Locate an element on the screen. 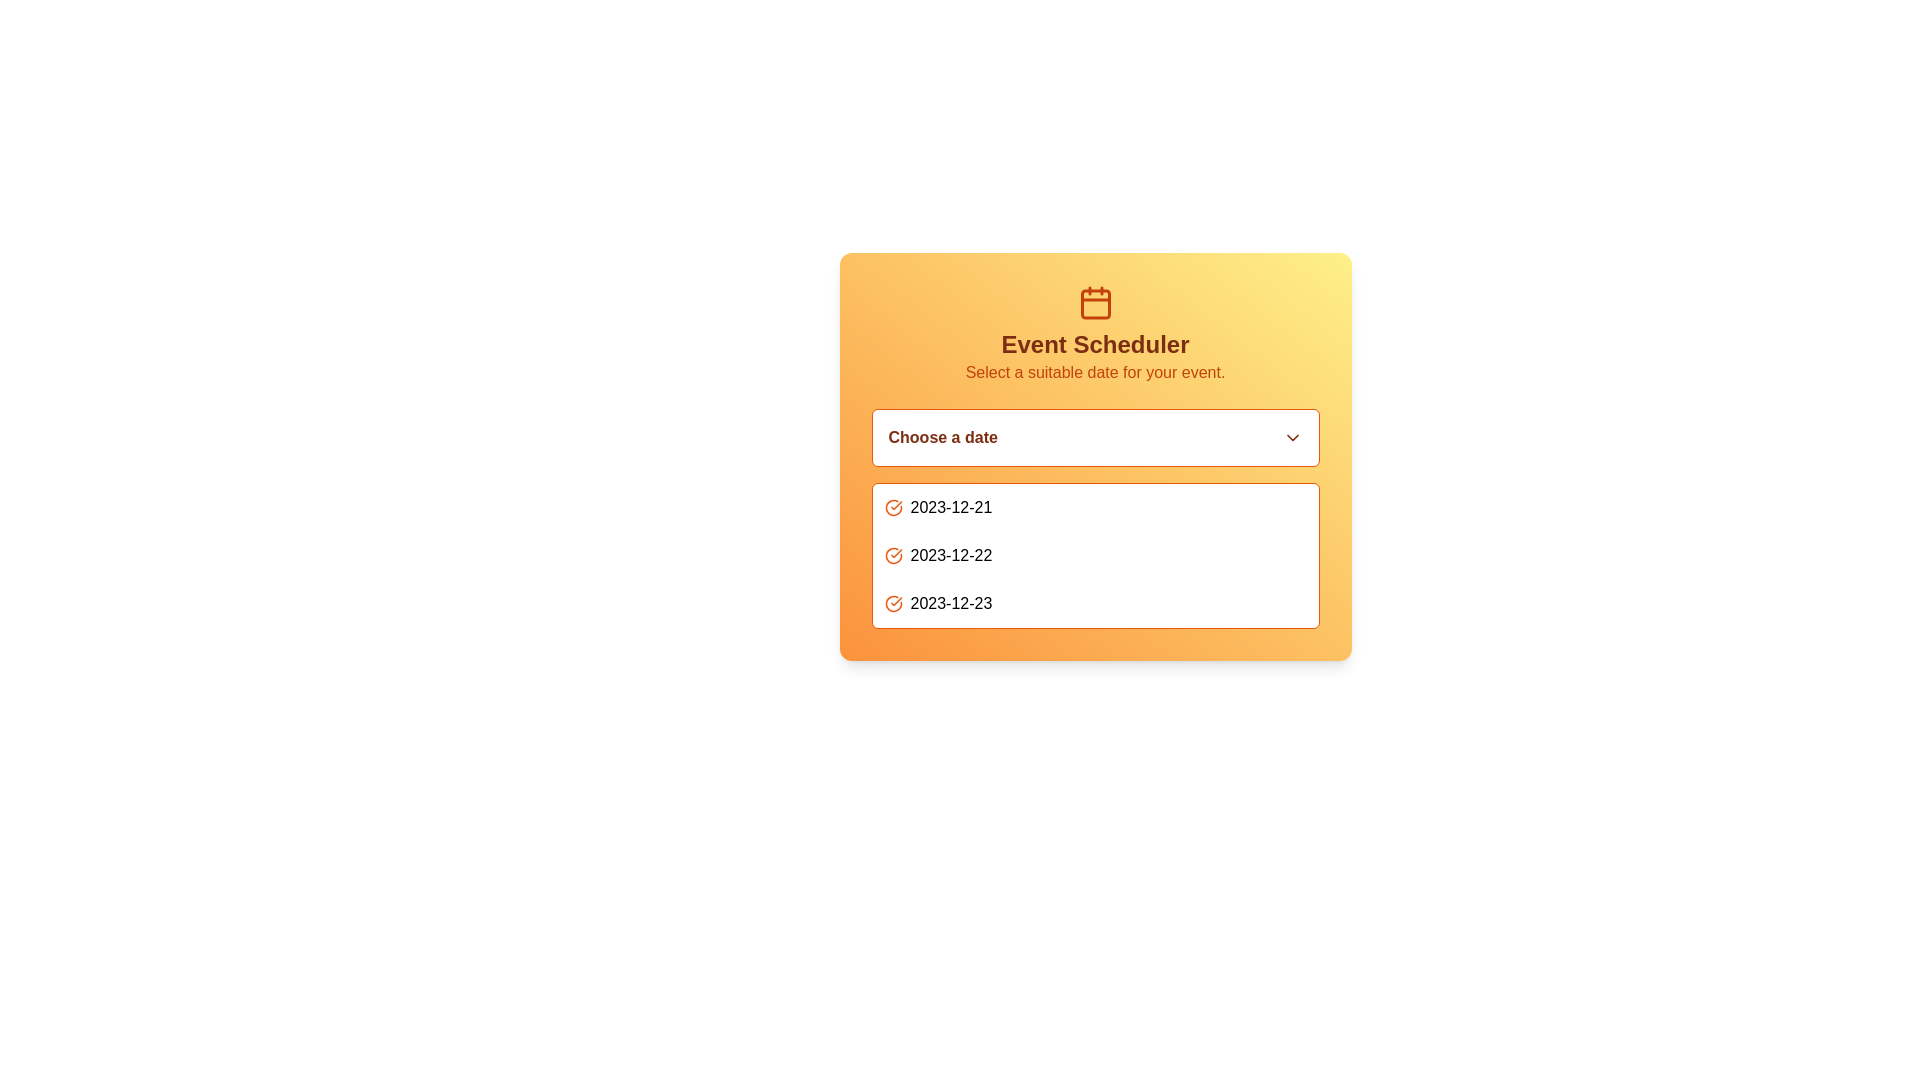 This screenshot has width=1920, height=1080. the selectable date option '2023-12-23' in the 'Choose a date' dropdown list within the 'Event Scheduler' panel is located at coordinates (1094, 603).